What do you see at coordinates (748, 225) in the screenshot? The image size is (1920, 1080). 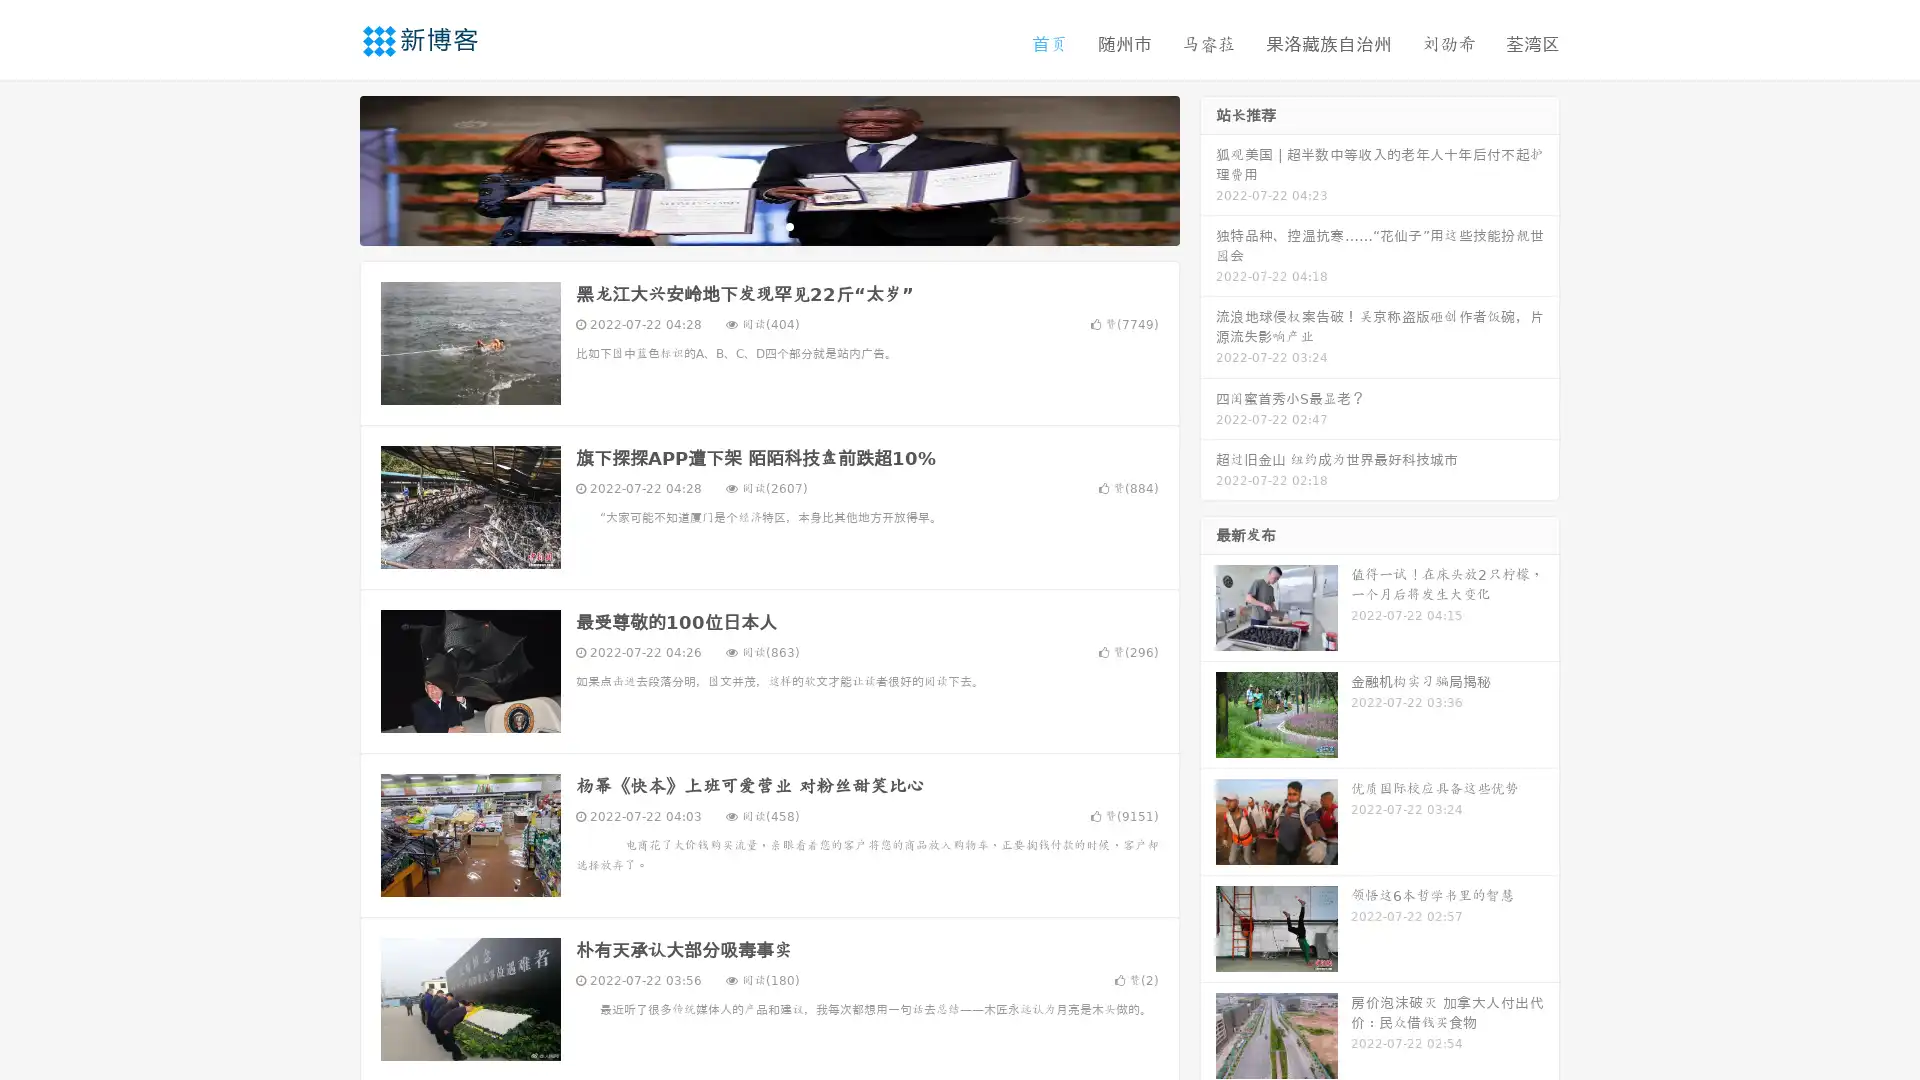 I see `Go to slide 1` at bounding box center [748, 225].